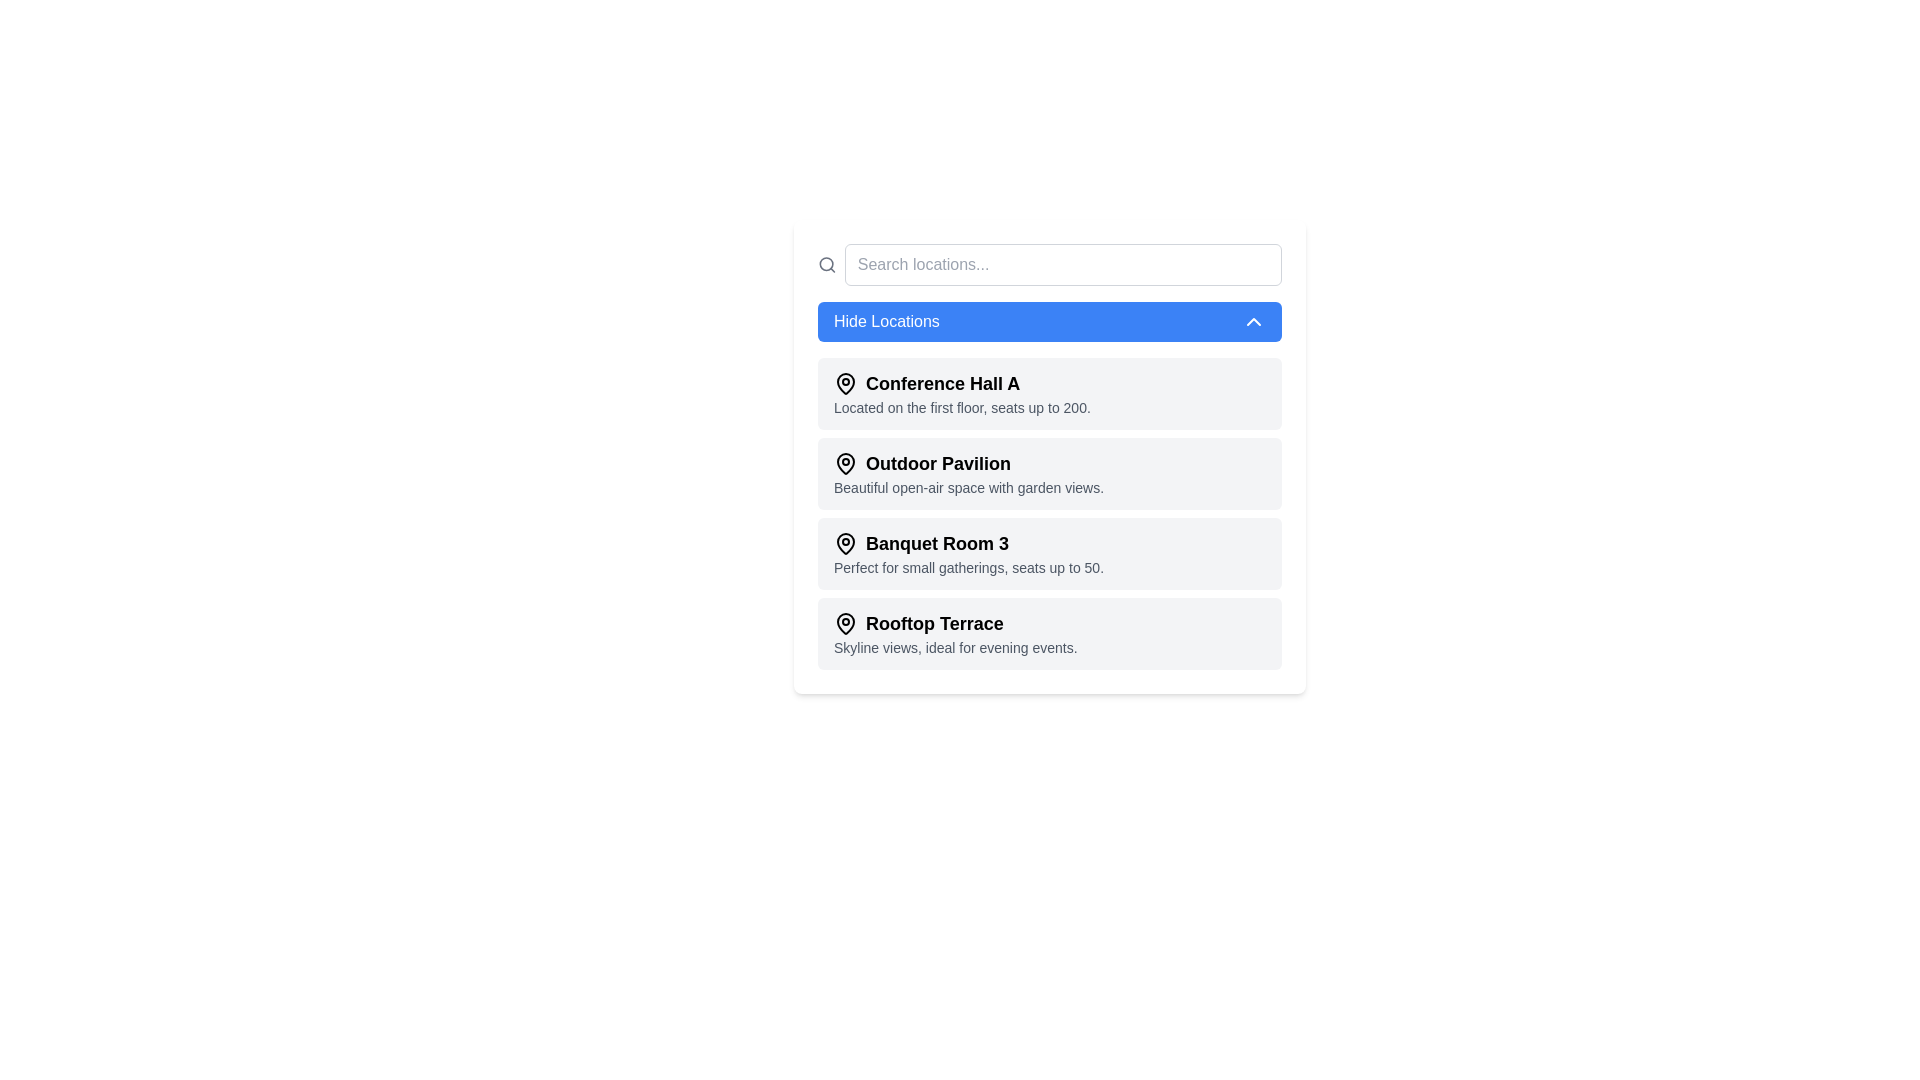 Image resolution: width=1920 pixels, height=1080 pixels. I want to click on the bright blue button labeled 'Hide Locations', so click(1049, 320).